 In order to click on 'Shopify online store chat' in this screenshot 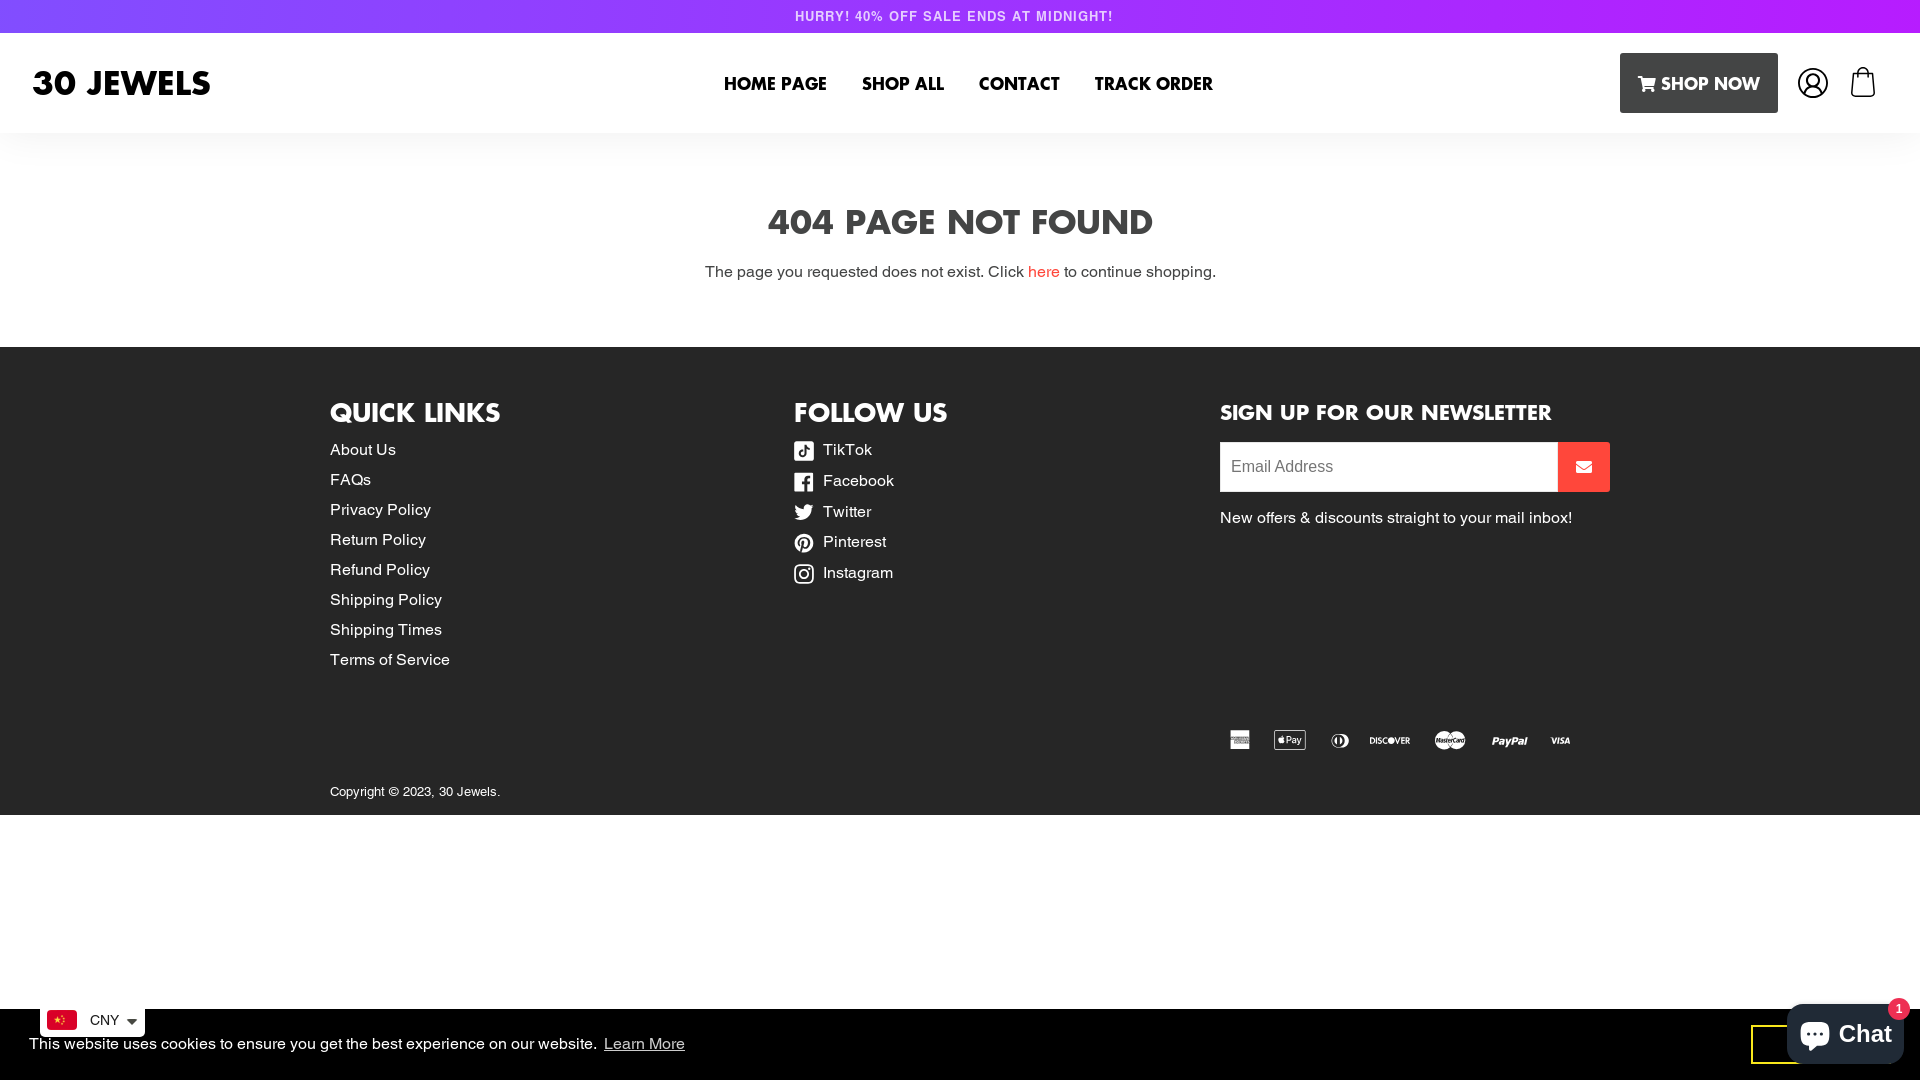, I will do `click(1844, 1029)`.